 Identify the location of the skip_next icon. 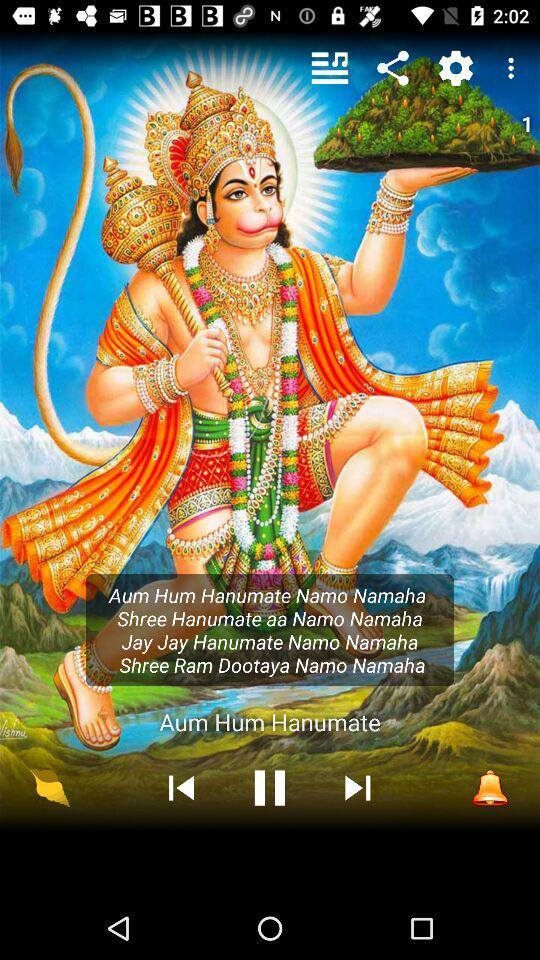
(356, 788).